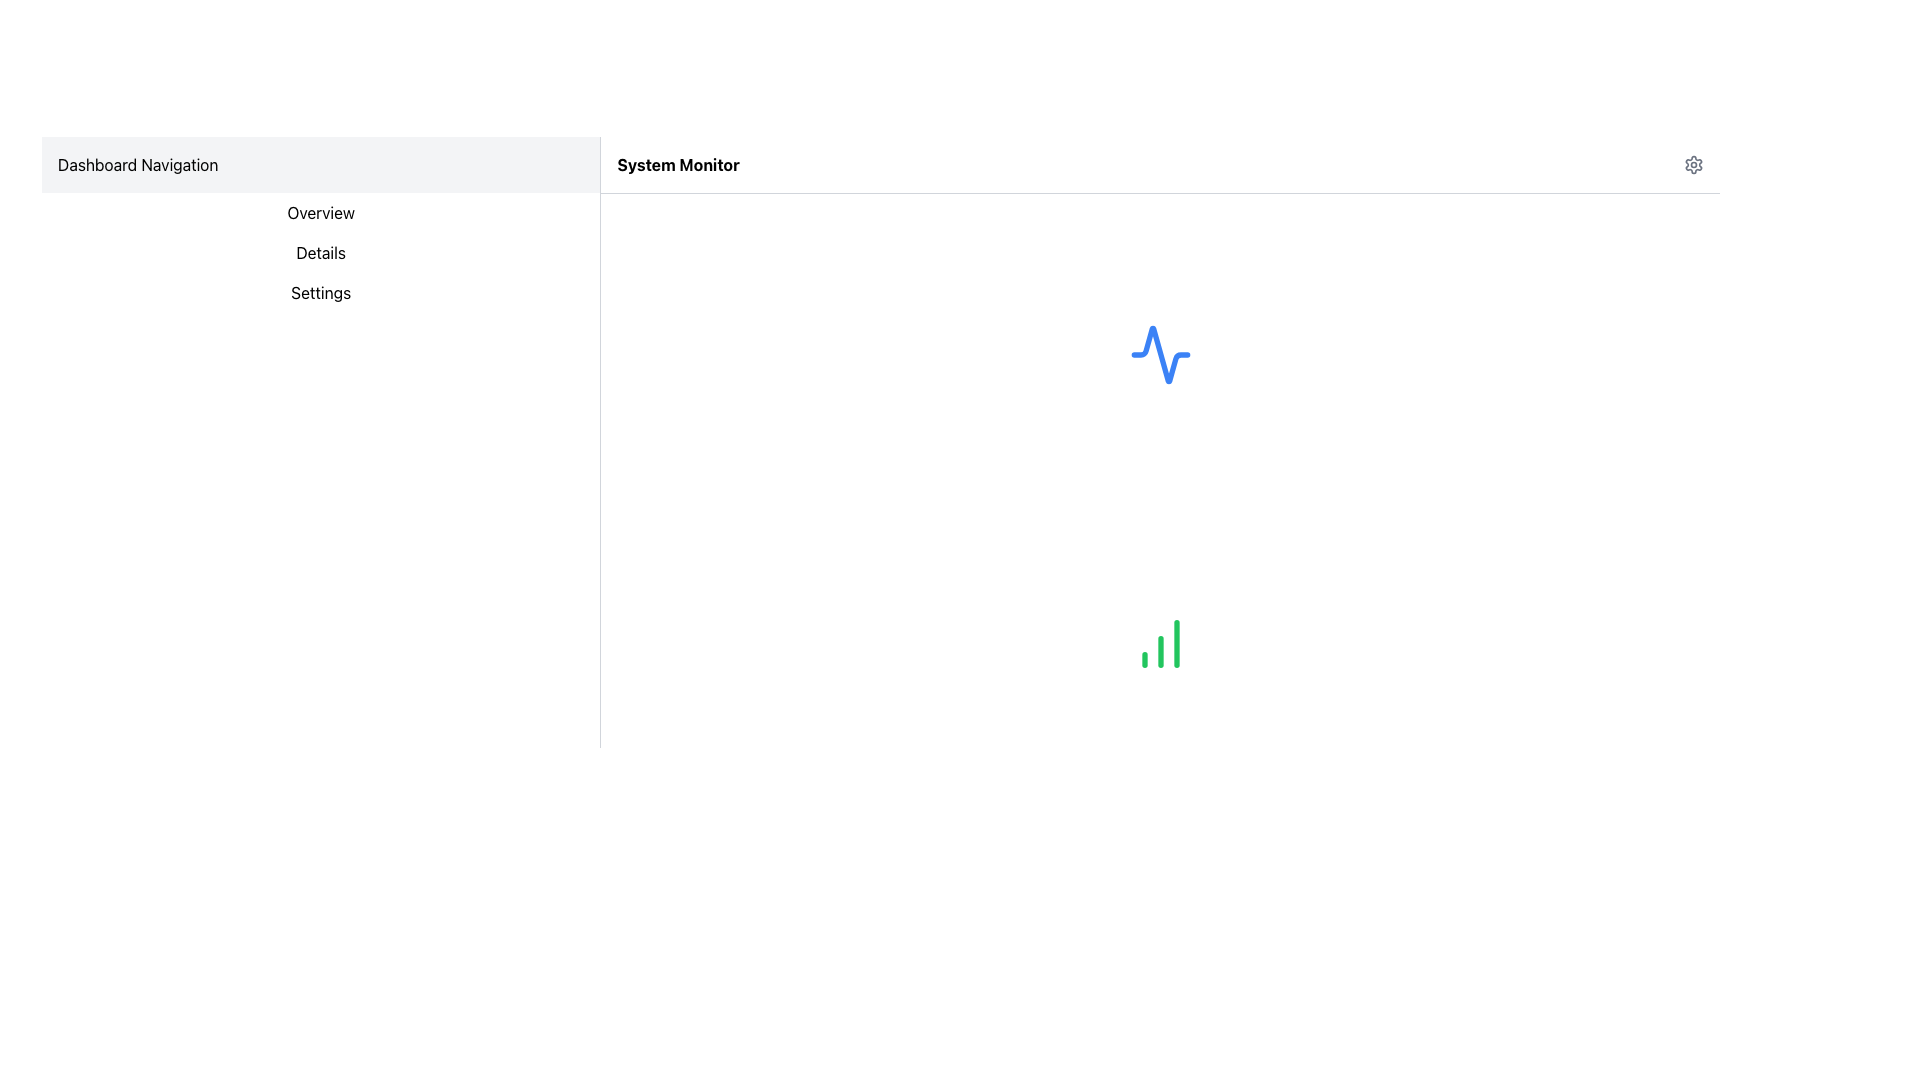  What do you see at coordinates (1693, 164) in the screenshot?
I see `the settings button located at the far right side of the horizontal toolbar` at bounding box center [1693, 164].